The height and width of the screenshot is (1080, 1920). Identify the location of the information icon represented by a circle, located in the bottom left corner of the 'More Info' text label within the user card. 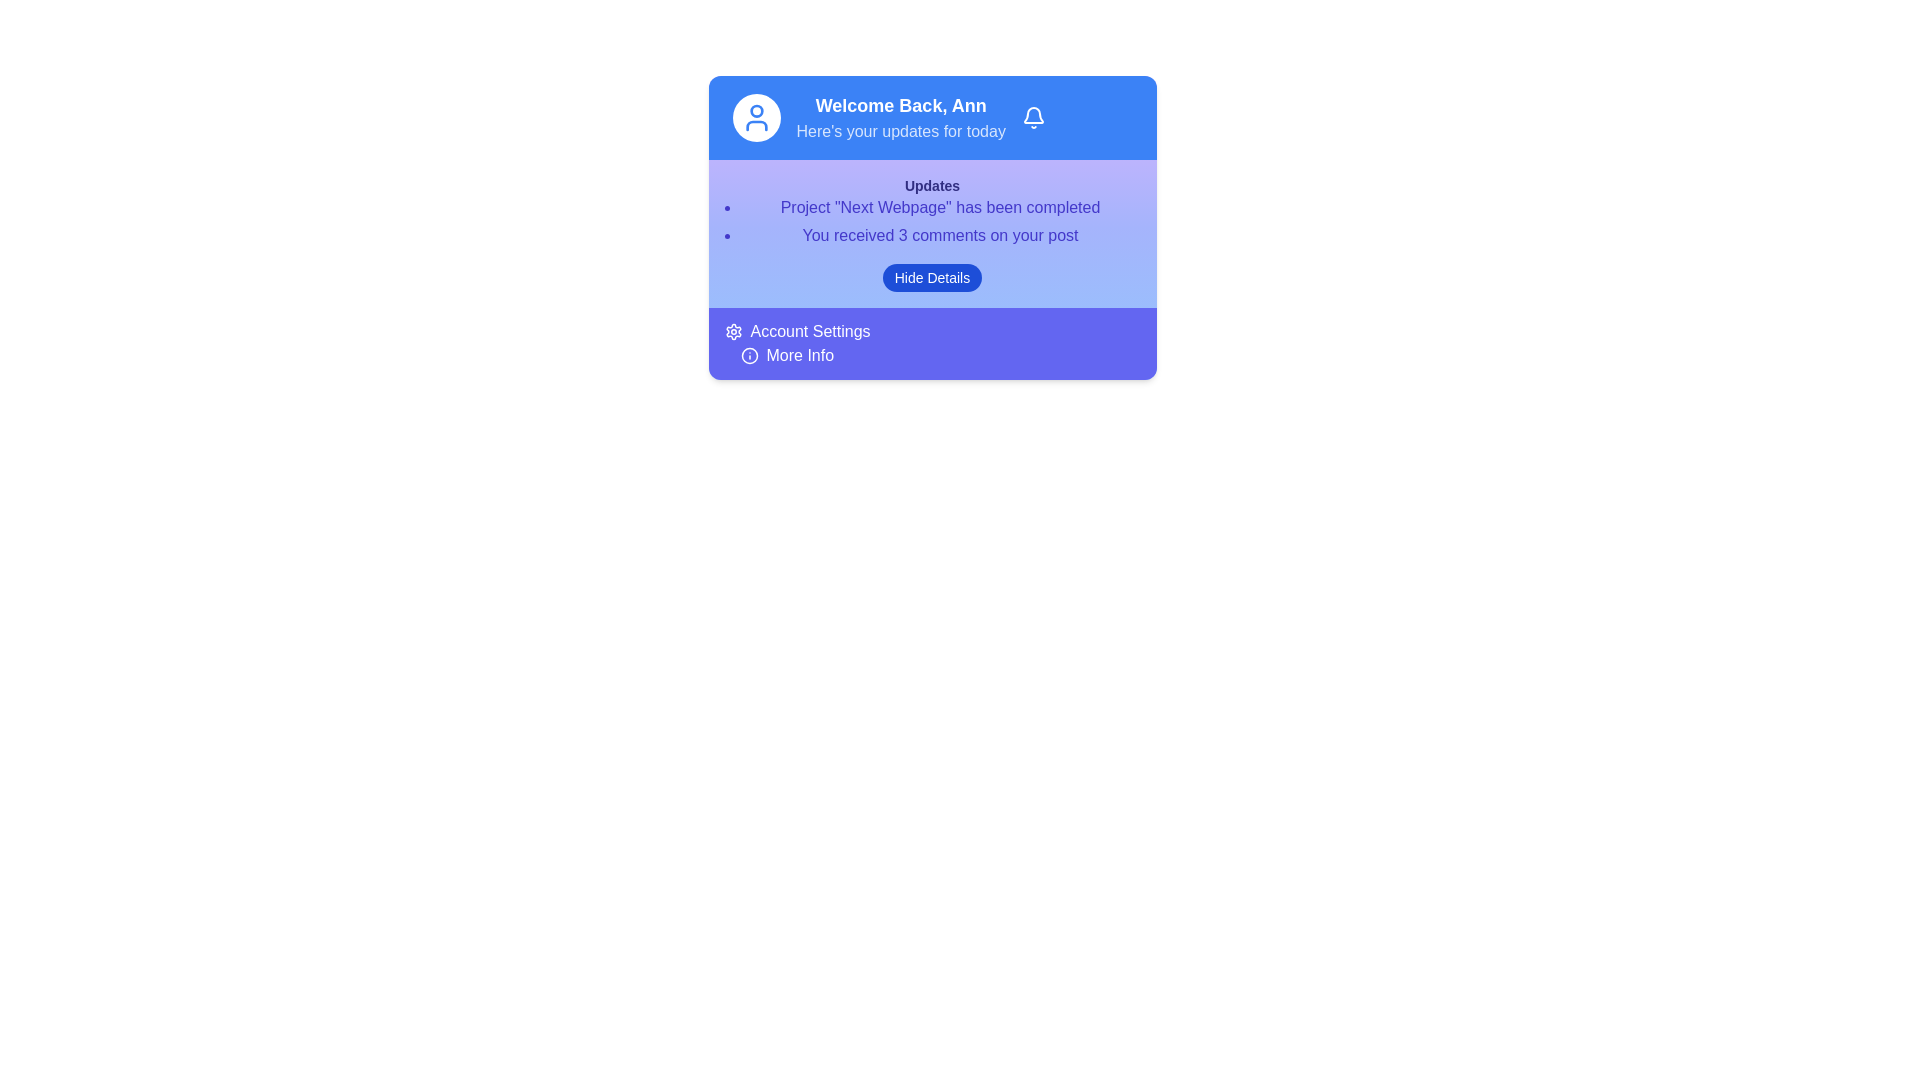
(748, 354).